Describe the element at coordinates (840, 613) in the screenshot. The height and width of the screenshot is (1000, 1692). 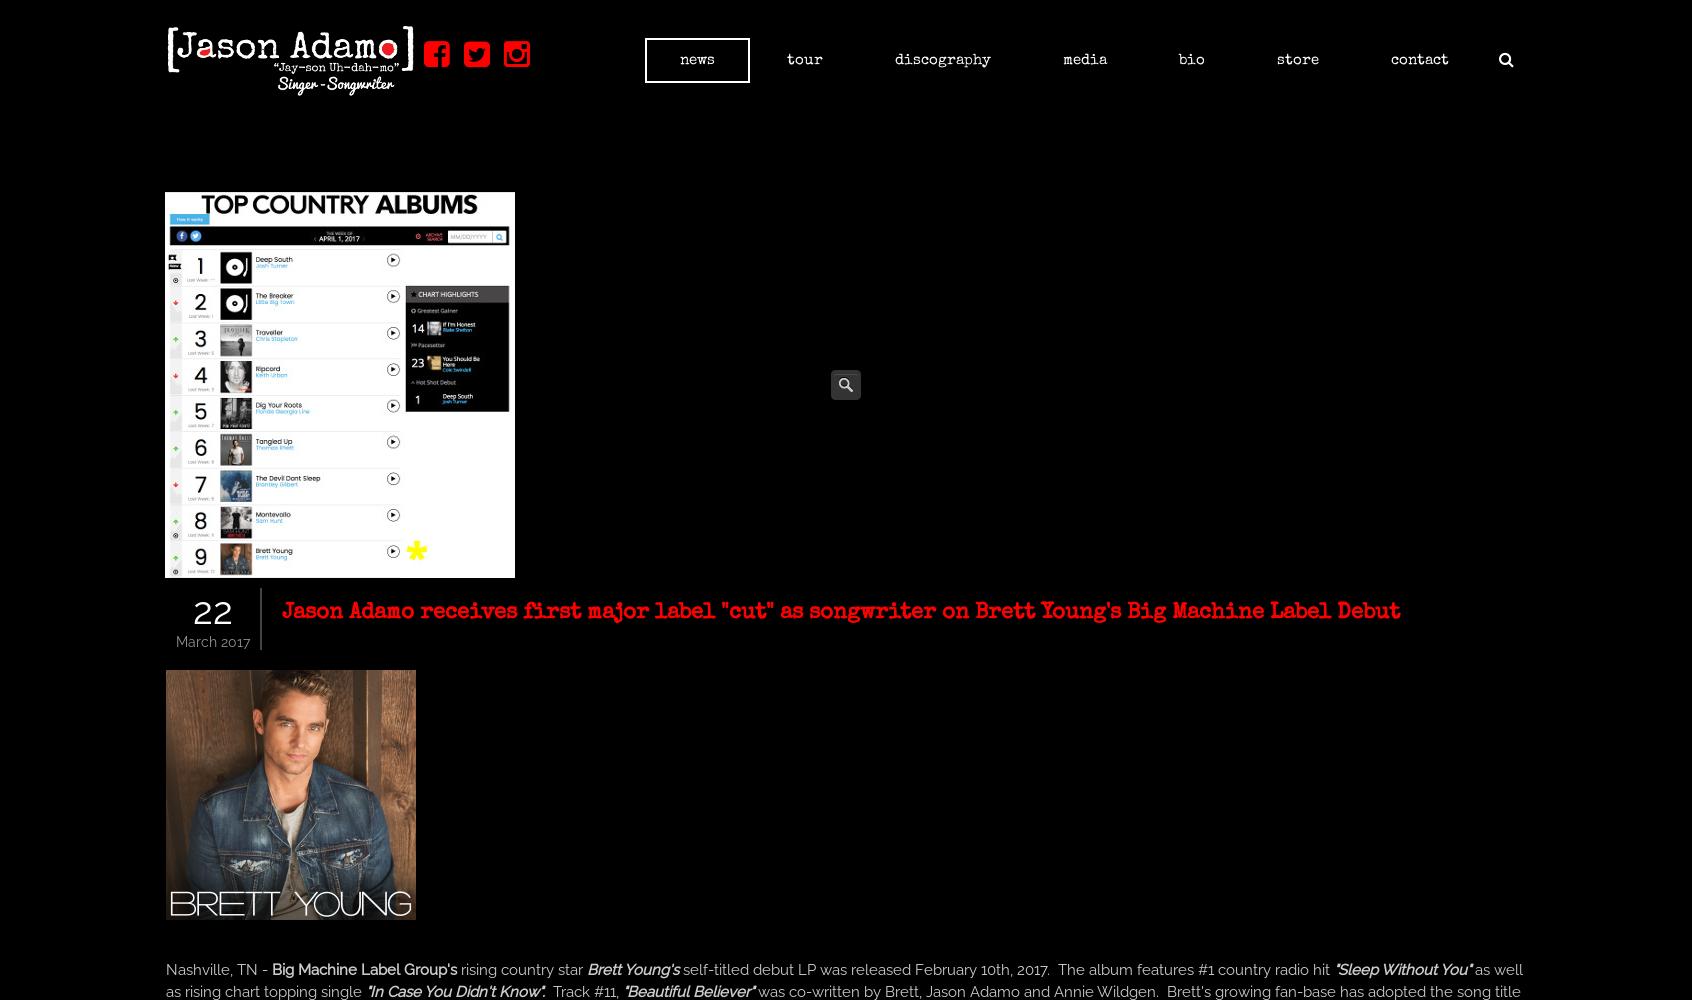
I see `'Jason Adamo receives first major label "cut" as songwriter on Brett Young's Big Machine Label Debut'` at that location.